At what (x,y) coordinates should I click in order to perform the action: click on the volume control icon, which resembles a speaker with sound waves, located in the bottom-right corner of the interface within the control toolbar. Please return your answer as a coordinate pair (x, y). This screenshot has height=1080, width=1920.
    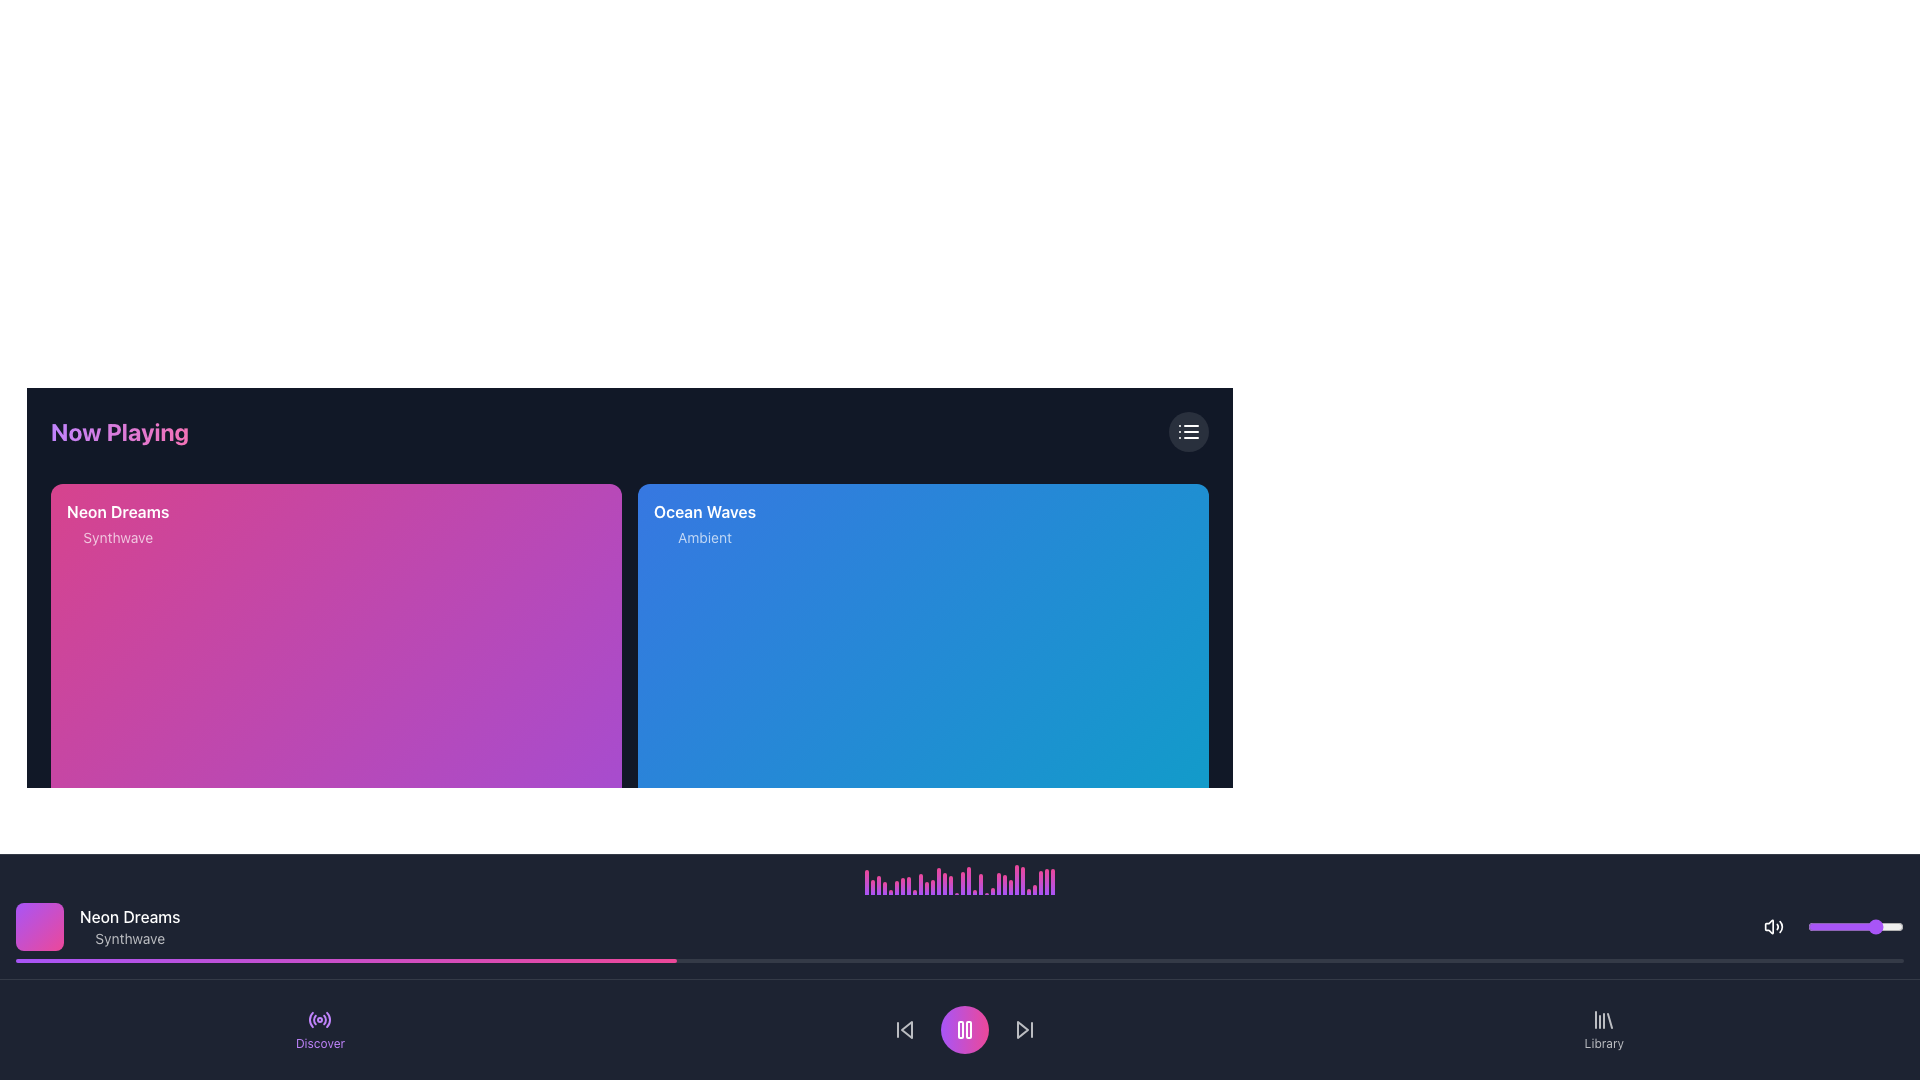
    Looking at the image, I should click on (1769, 926).